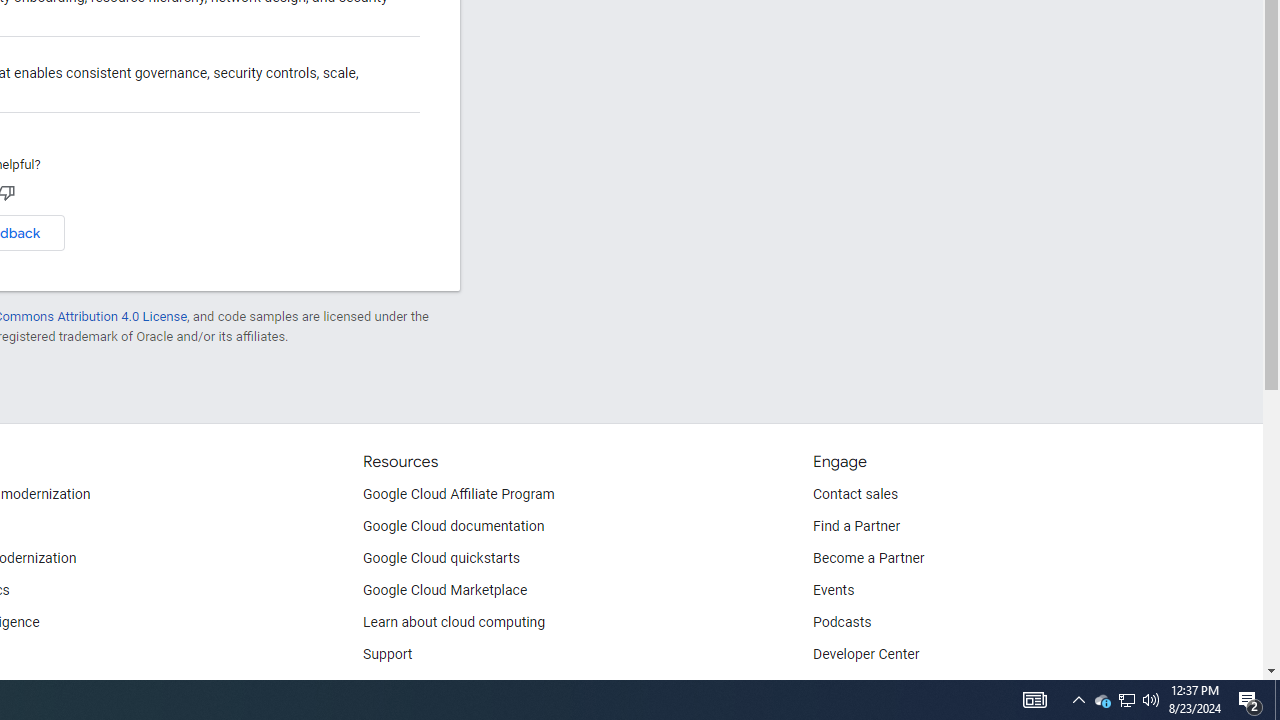 This screenshot has width=1280, height=720. I want to click on 'Google Cloud documentation', so click(453, 526).